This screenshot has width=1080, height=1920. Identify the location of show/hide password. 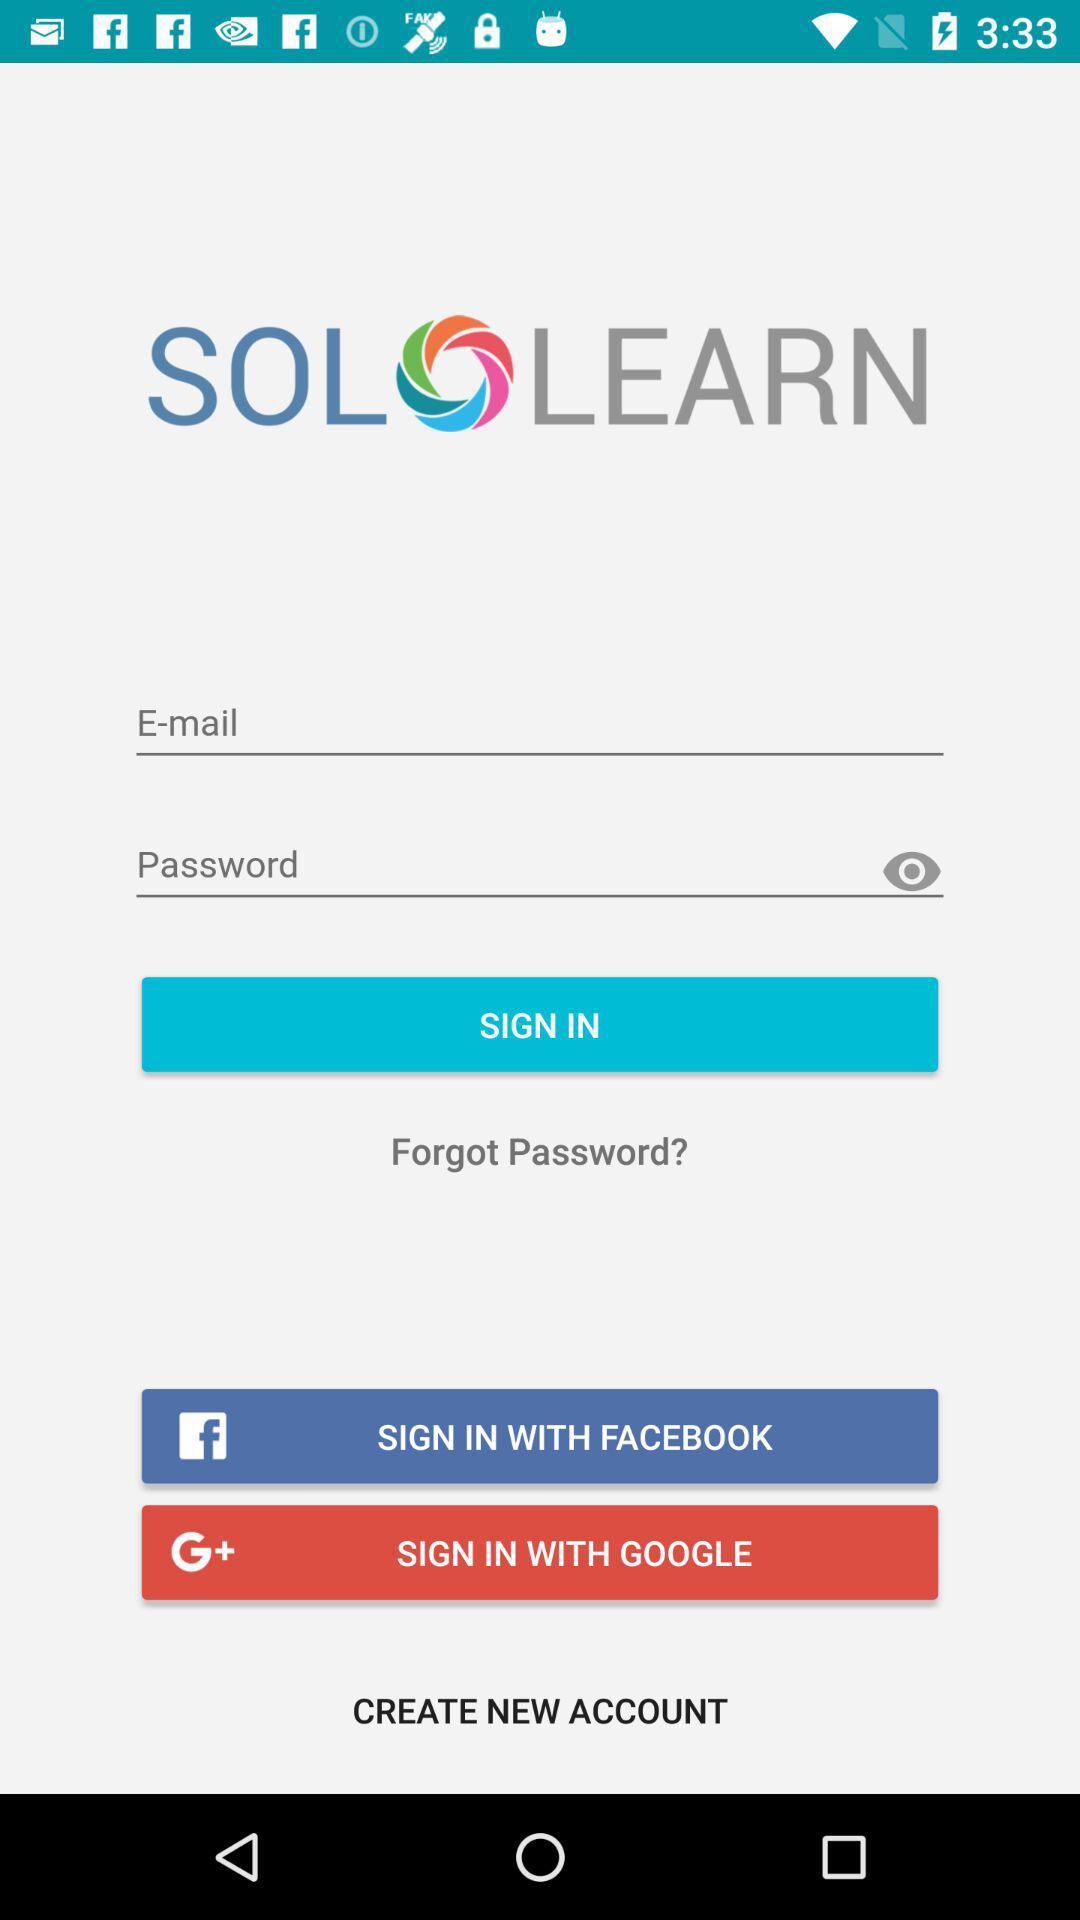
(911, 872).